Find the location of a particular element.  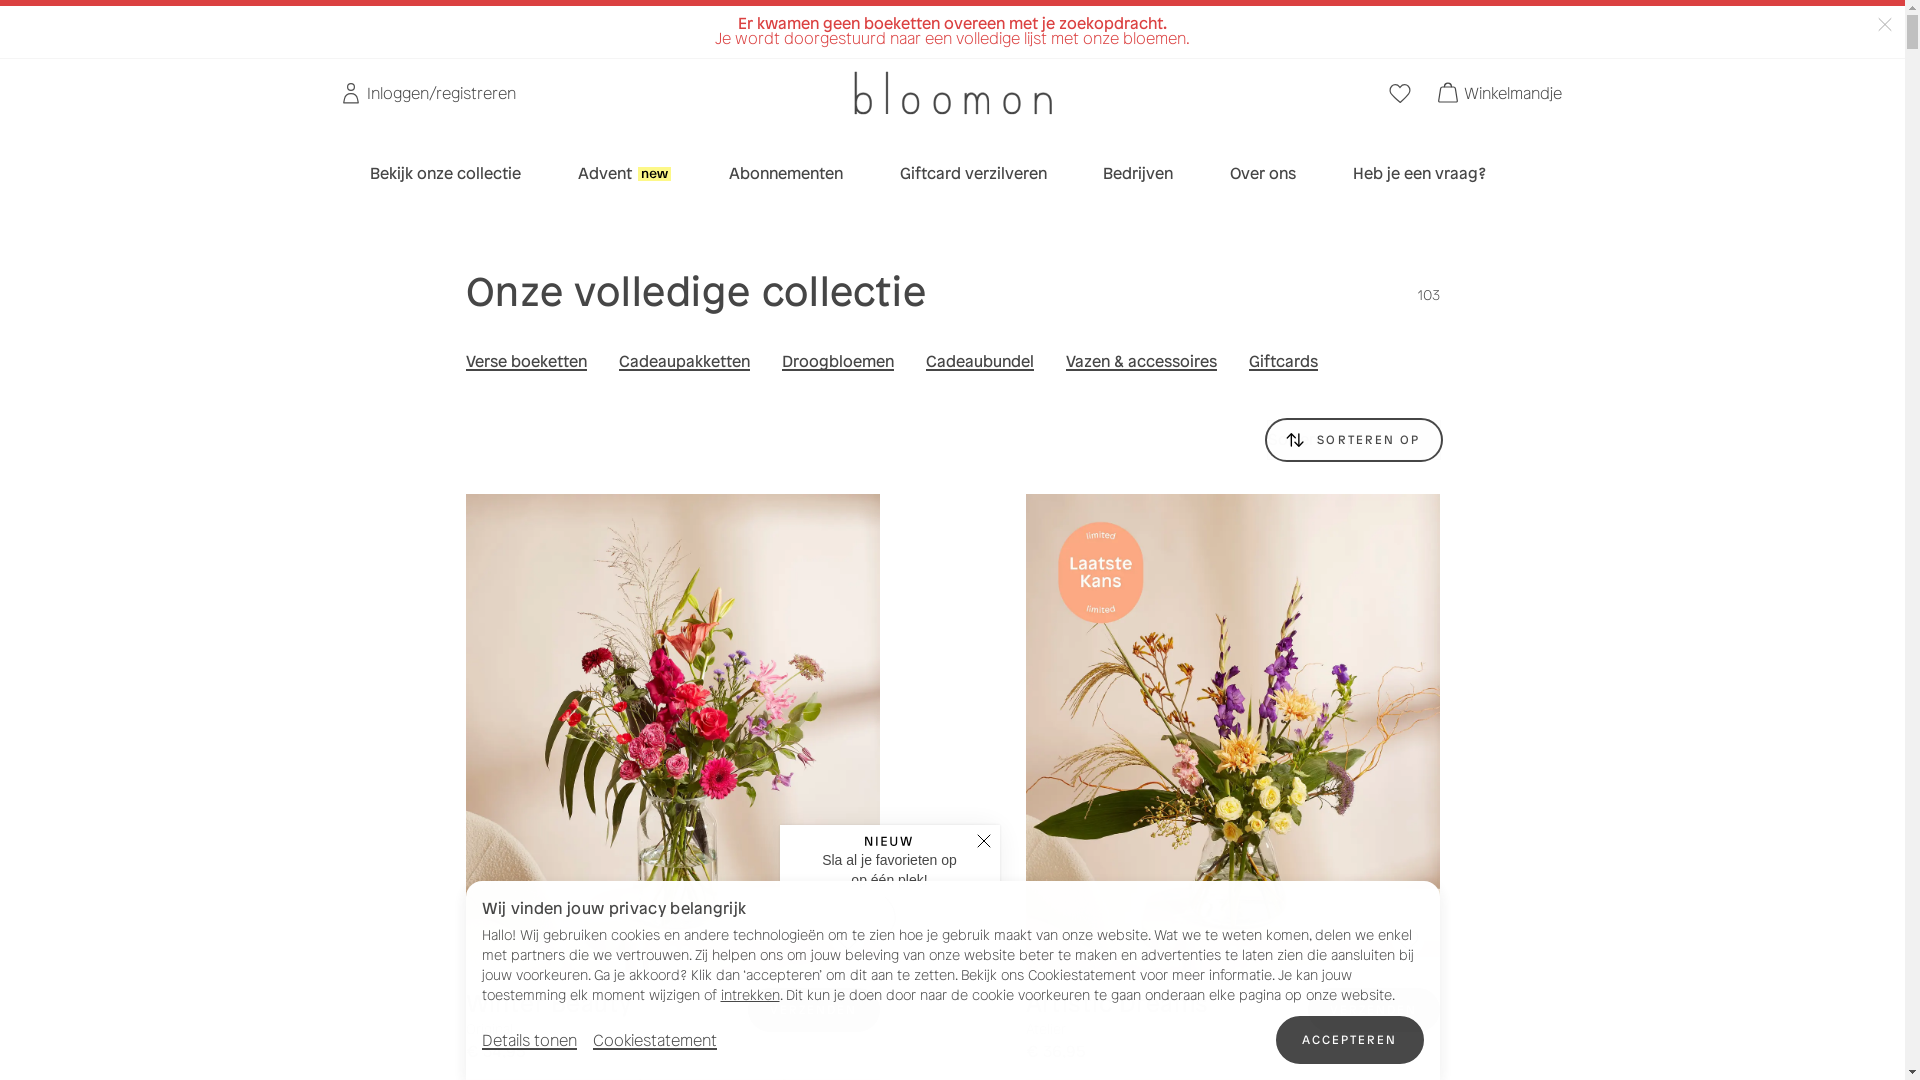

'Cadeaupakketten' is located at coordinates (617, 362).